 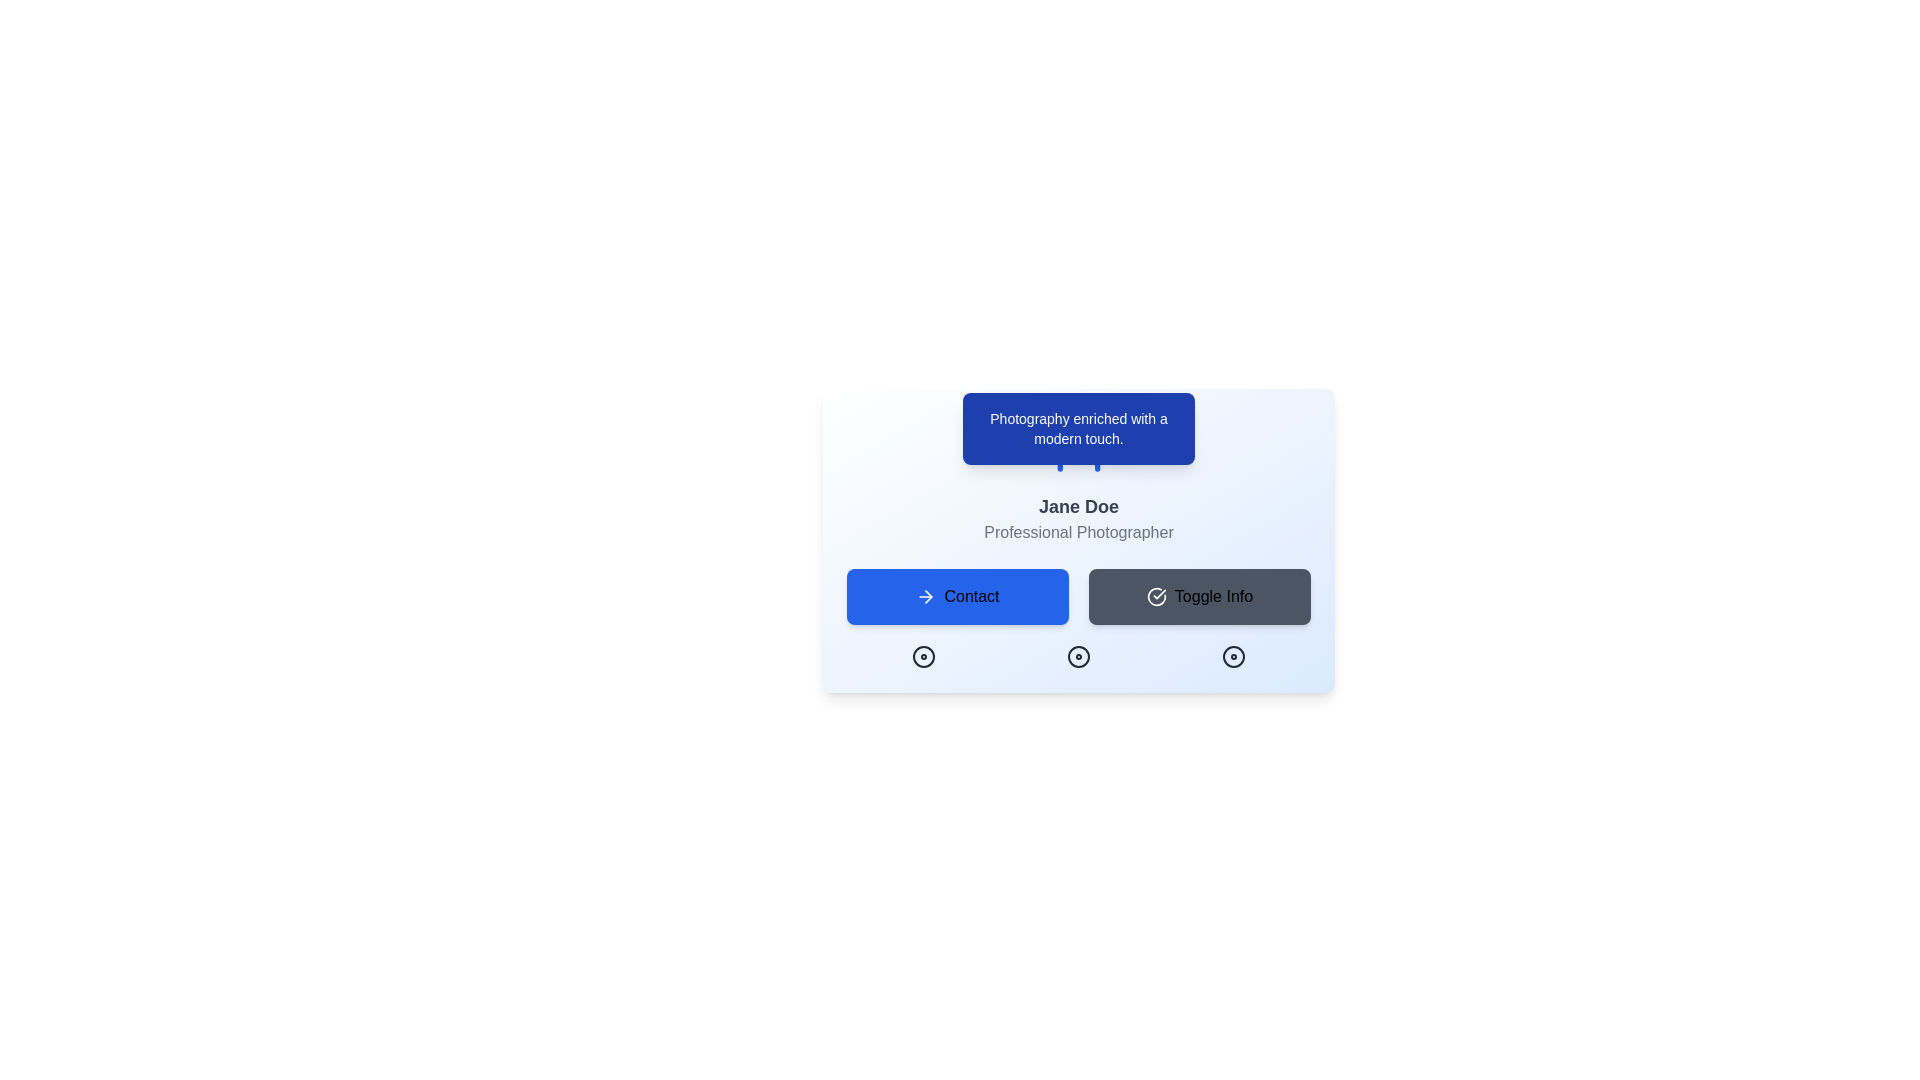 What do you see at coordinates (1078, 656) in the screenshot?
I see `the decorative or status indicator represented by the SVG circle element located at the lower middle section of the interface` at bounding box center [1078, 656].